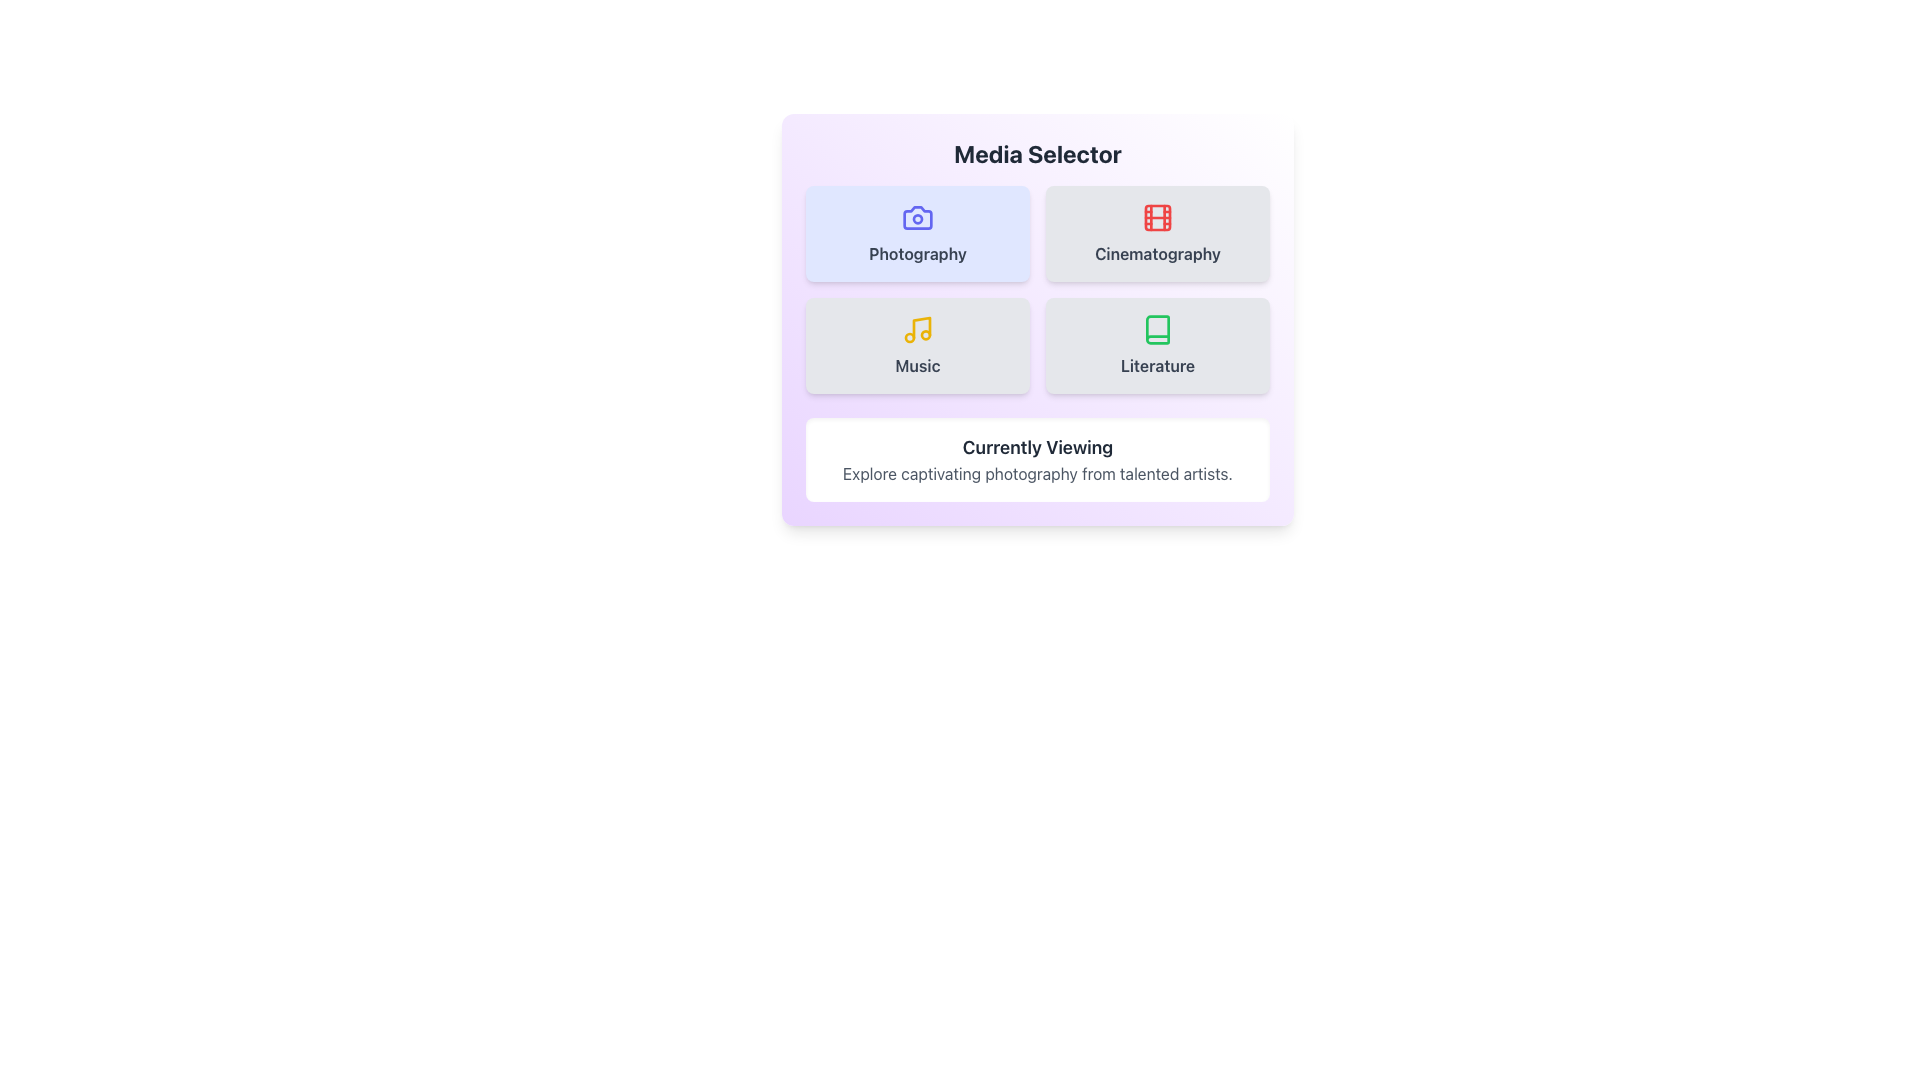 This screenshot has width=1920, height=1080. Describe the element at coordinates (916, 329) in the screenshot. I see `the 'Music' icon located in the lower-left quadrant of the 'Media Selector' interface` at that location.